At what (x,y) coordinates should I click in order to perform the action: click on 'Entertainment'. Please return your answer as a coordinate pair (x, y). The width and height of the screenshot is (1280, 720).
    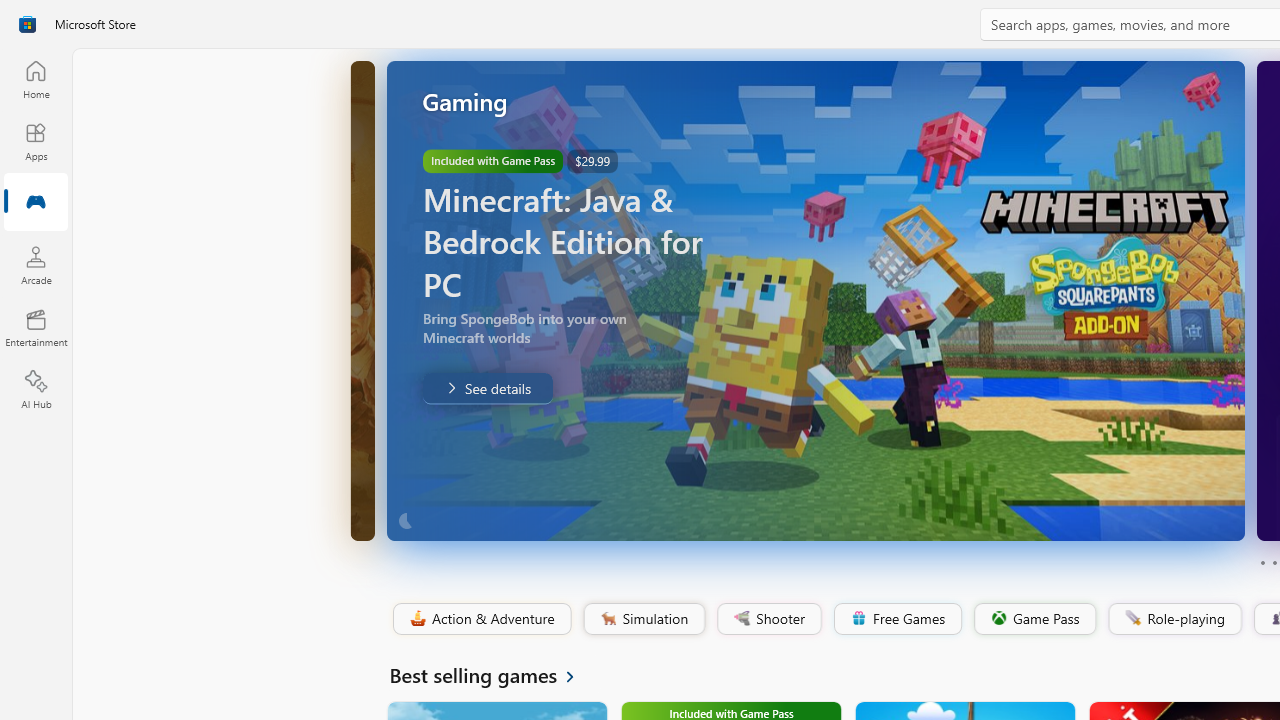
    Looking at the image, I should click on (35, 326).